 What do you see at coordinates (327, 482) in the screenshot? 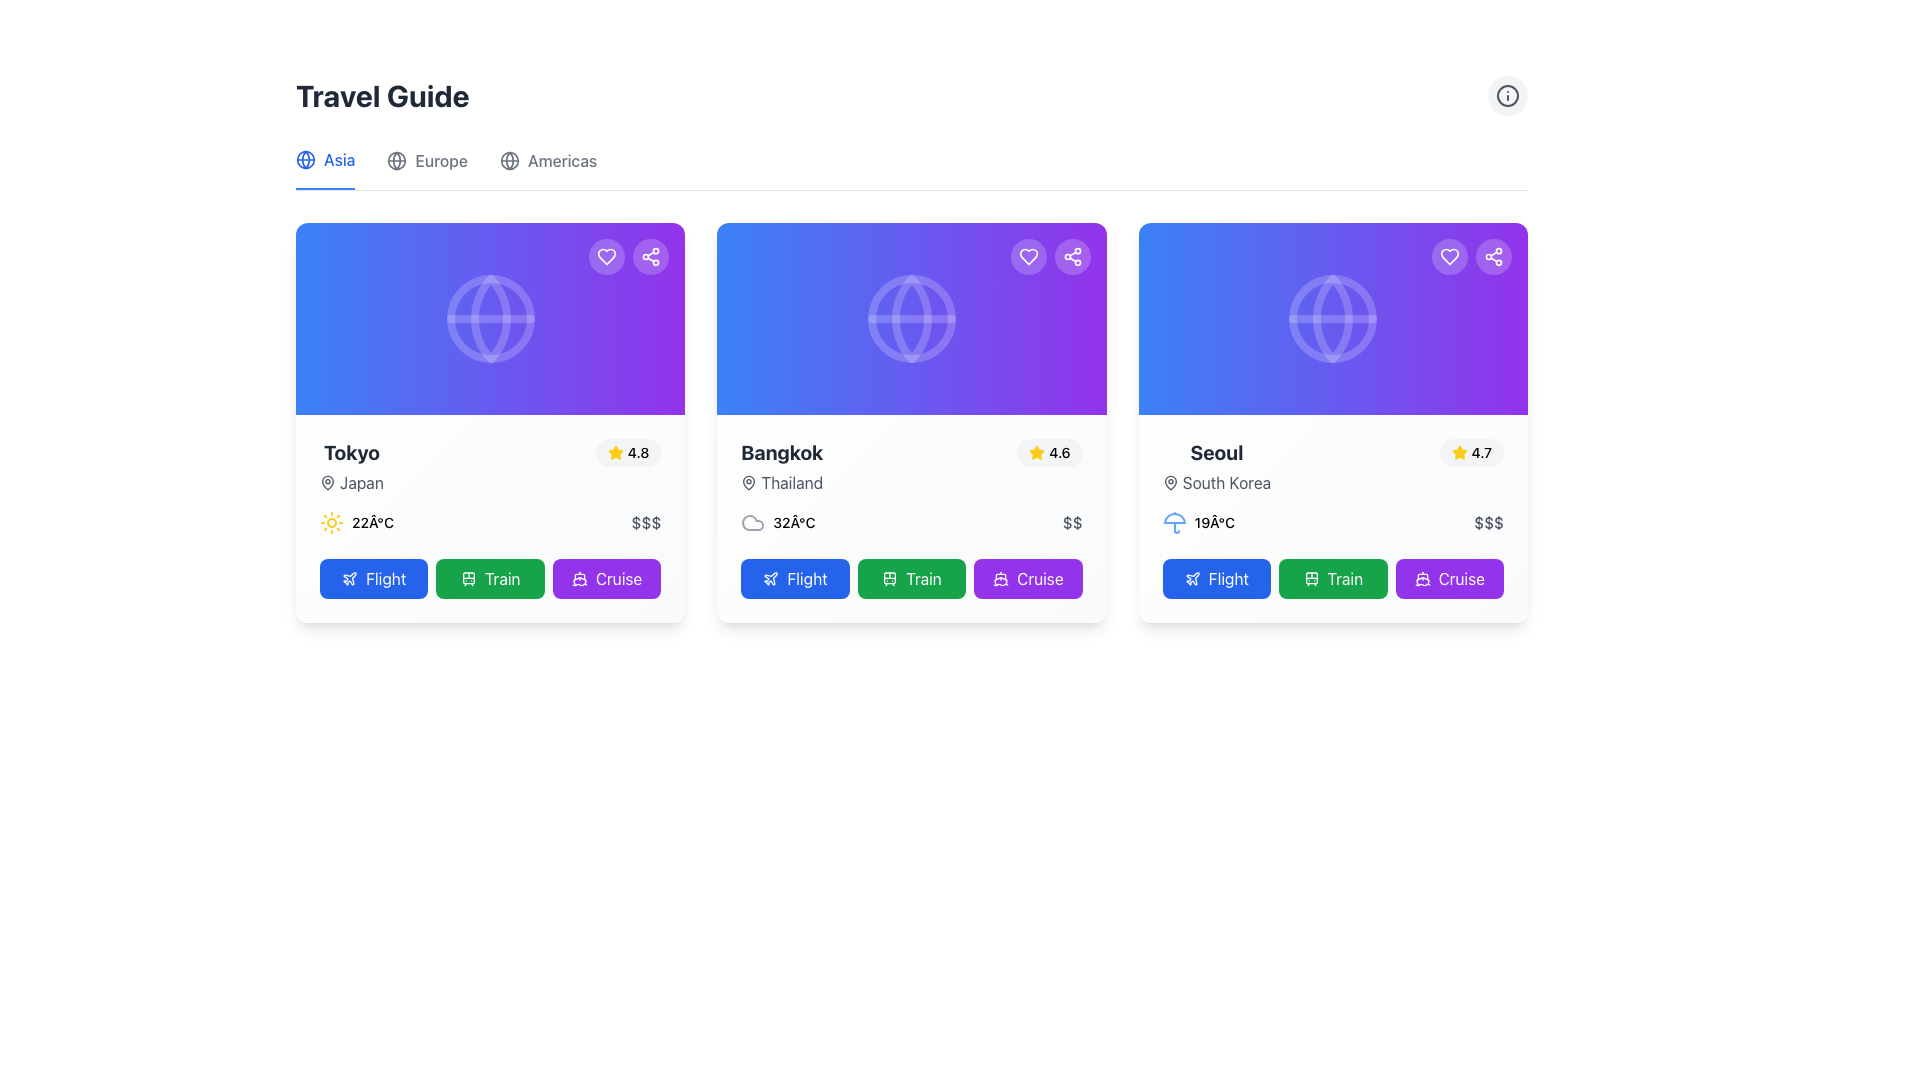
I see `the location pin icon located to the left of the text 'Japan', which is part of the label for 'Tokyo', if it is linked to an action` at bounding box center [327, 482].